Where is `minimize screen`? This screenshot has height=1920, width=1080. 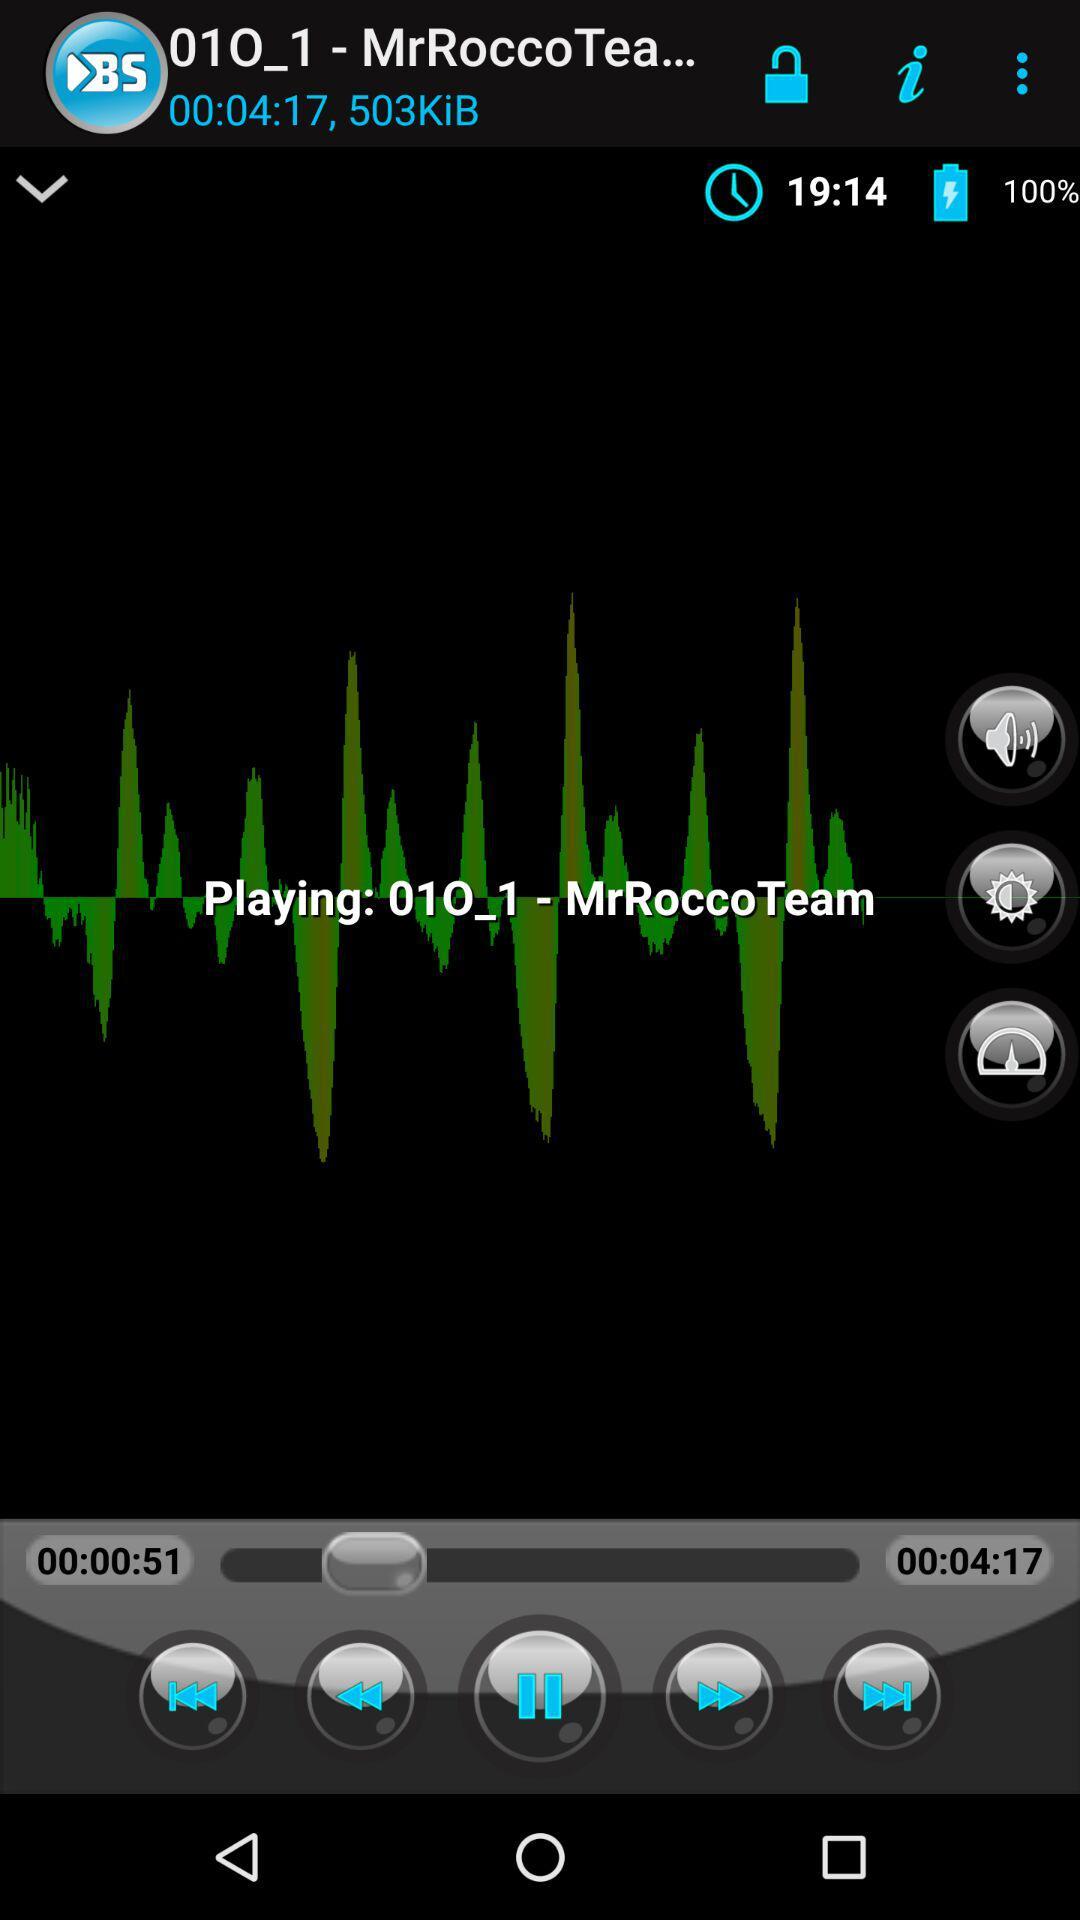 minimize screen is located at coordinates (42, 188).